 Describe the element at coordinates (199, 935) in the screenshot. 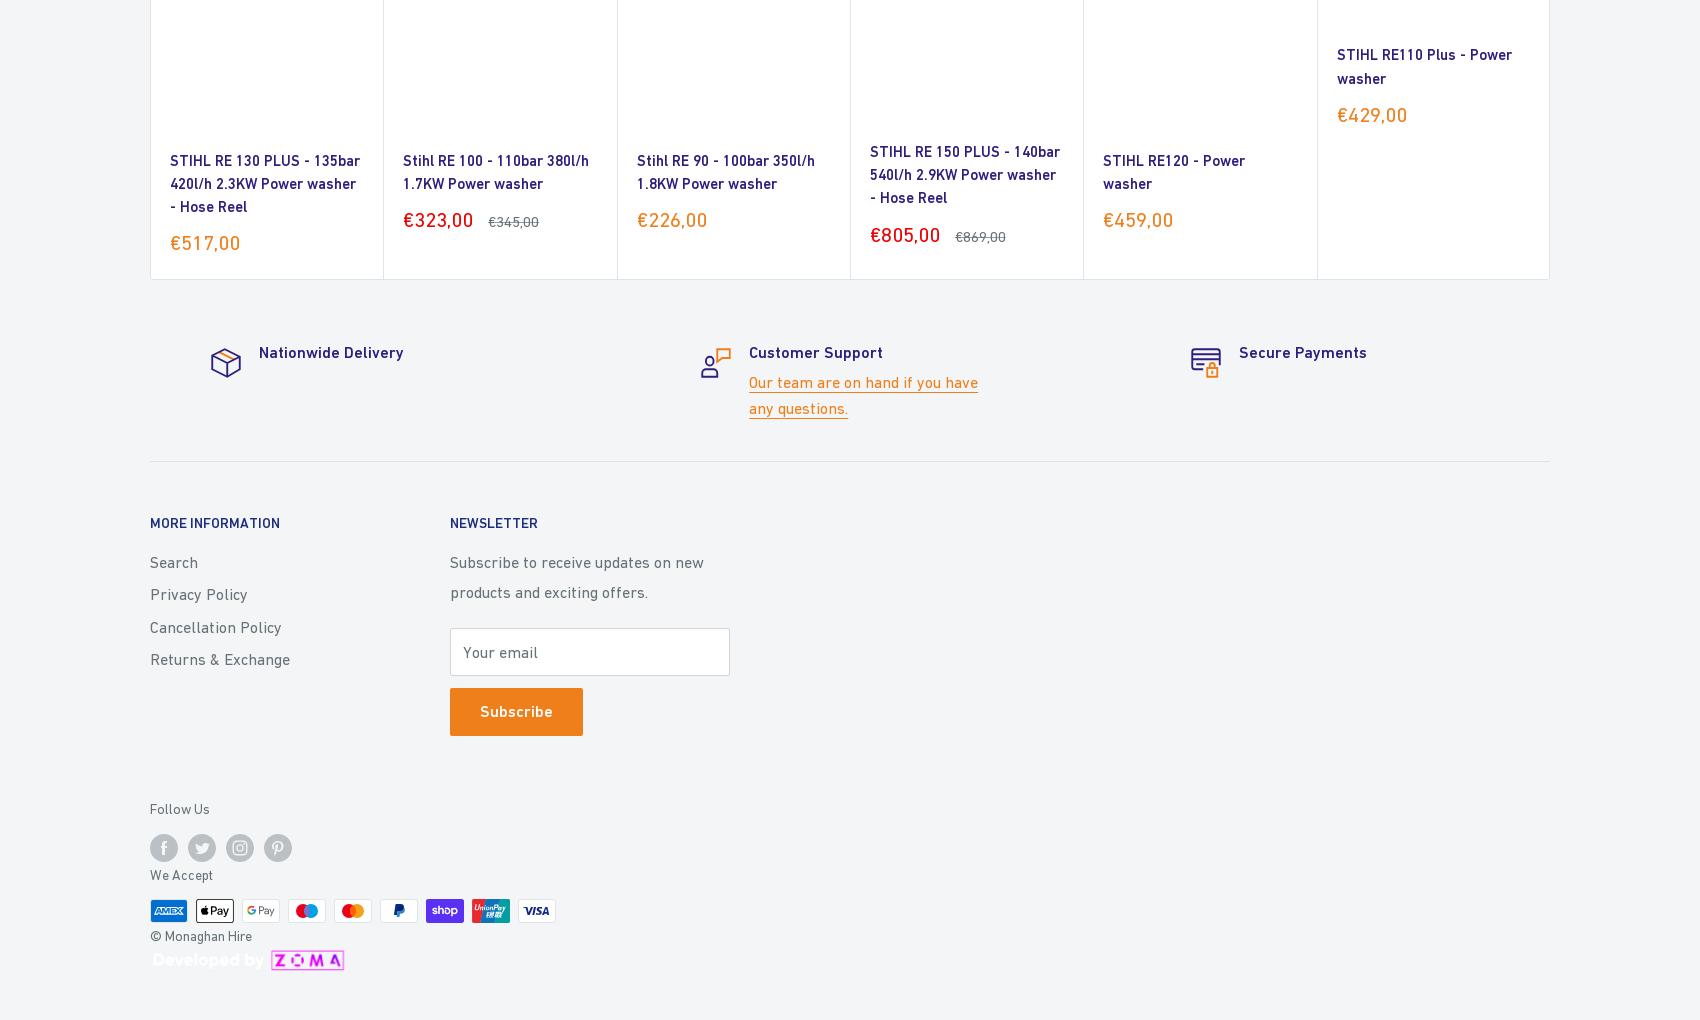

I see `'© Monaghan Hire'` at that location.